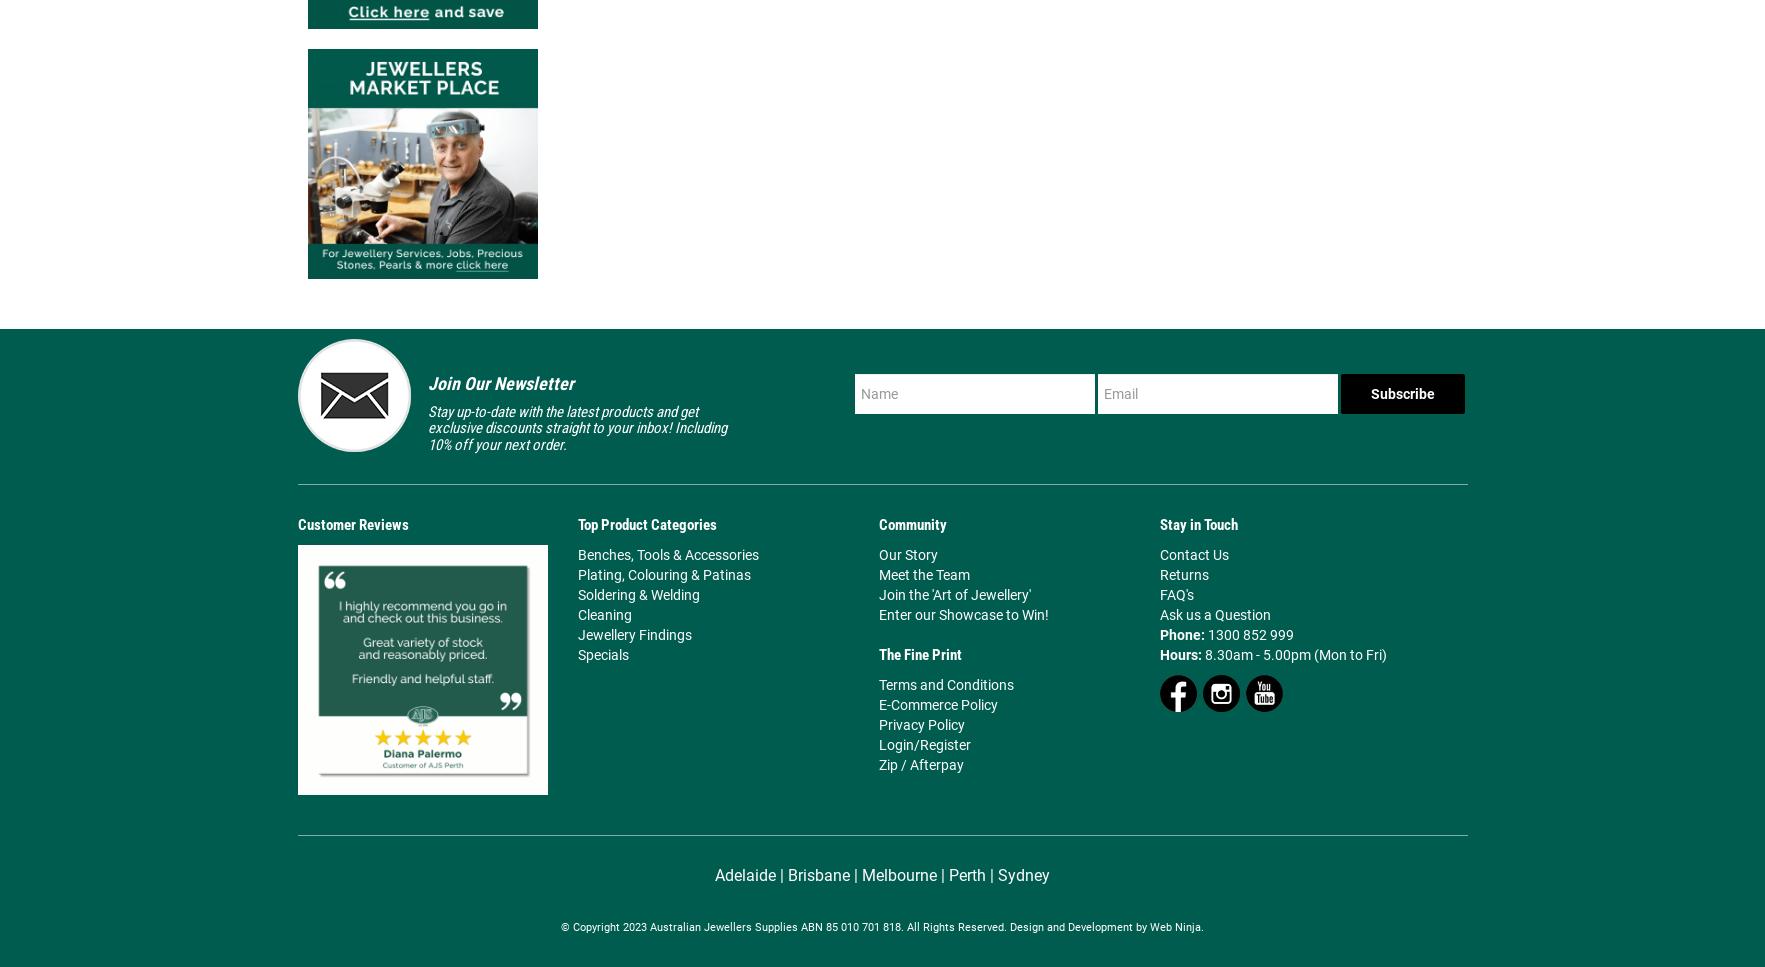 This screenshot has width=1765, height=967. Describe the element at coordinates (663, 573) in the screenshot. I see `'Plating, Colouring & Patinas'` at that location.